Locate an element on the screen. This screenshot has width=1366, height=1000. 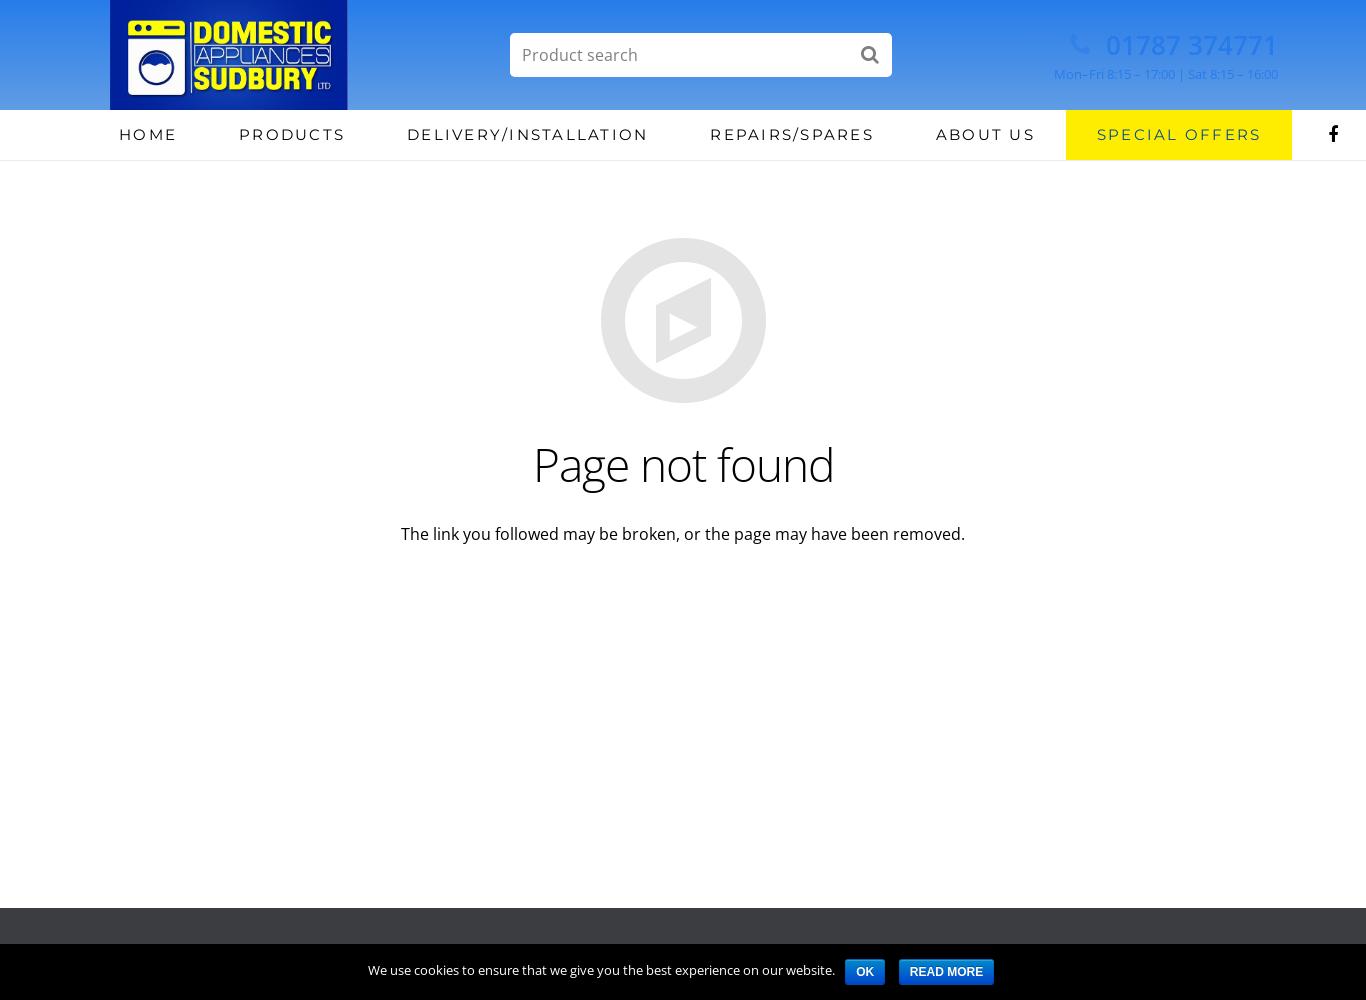
'Privacy' is located at coordinates (816, 953).